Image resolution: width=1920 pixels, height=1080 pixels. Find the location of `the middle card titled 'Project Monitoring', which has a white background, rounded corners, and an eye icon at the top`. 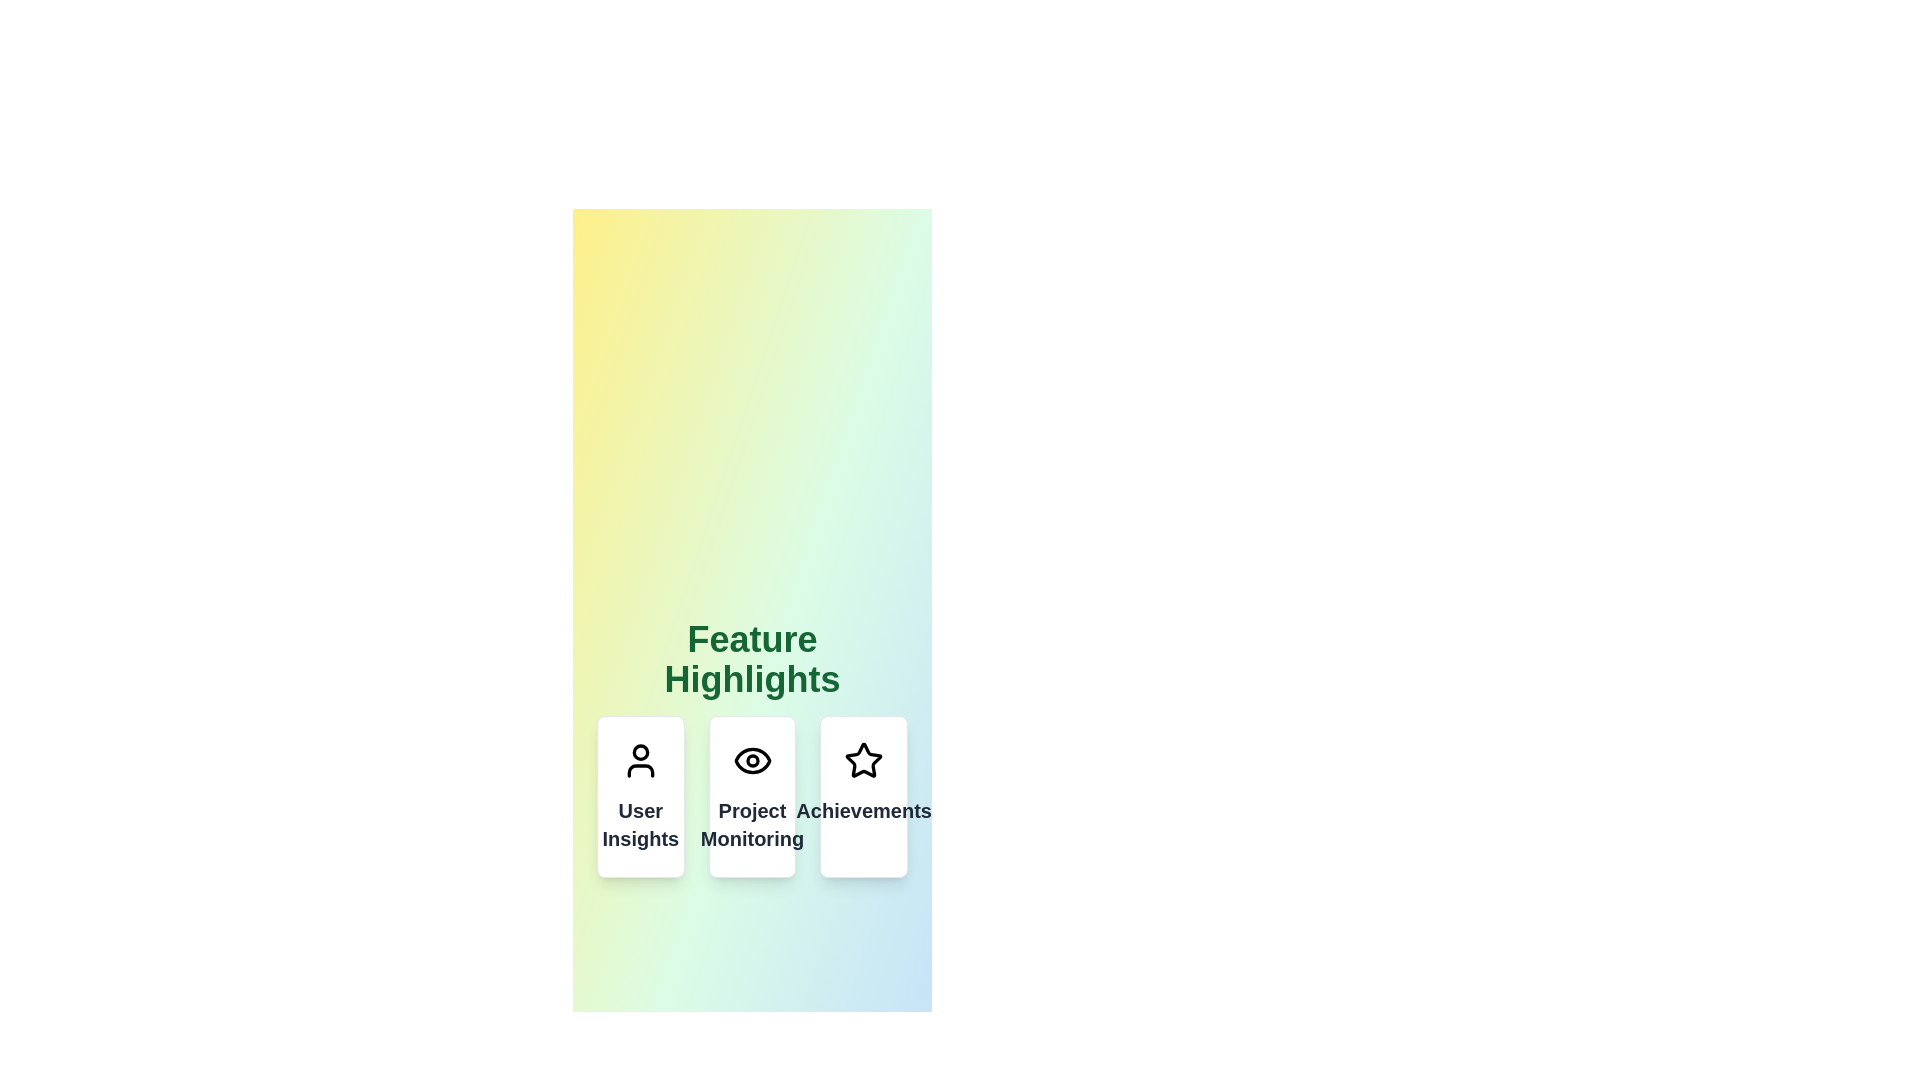

the middle card titled 'Project Monitoring', which has a white background, rounded corners, and an eye icon at the top is located at coordinates (751, 796).